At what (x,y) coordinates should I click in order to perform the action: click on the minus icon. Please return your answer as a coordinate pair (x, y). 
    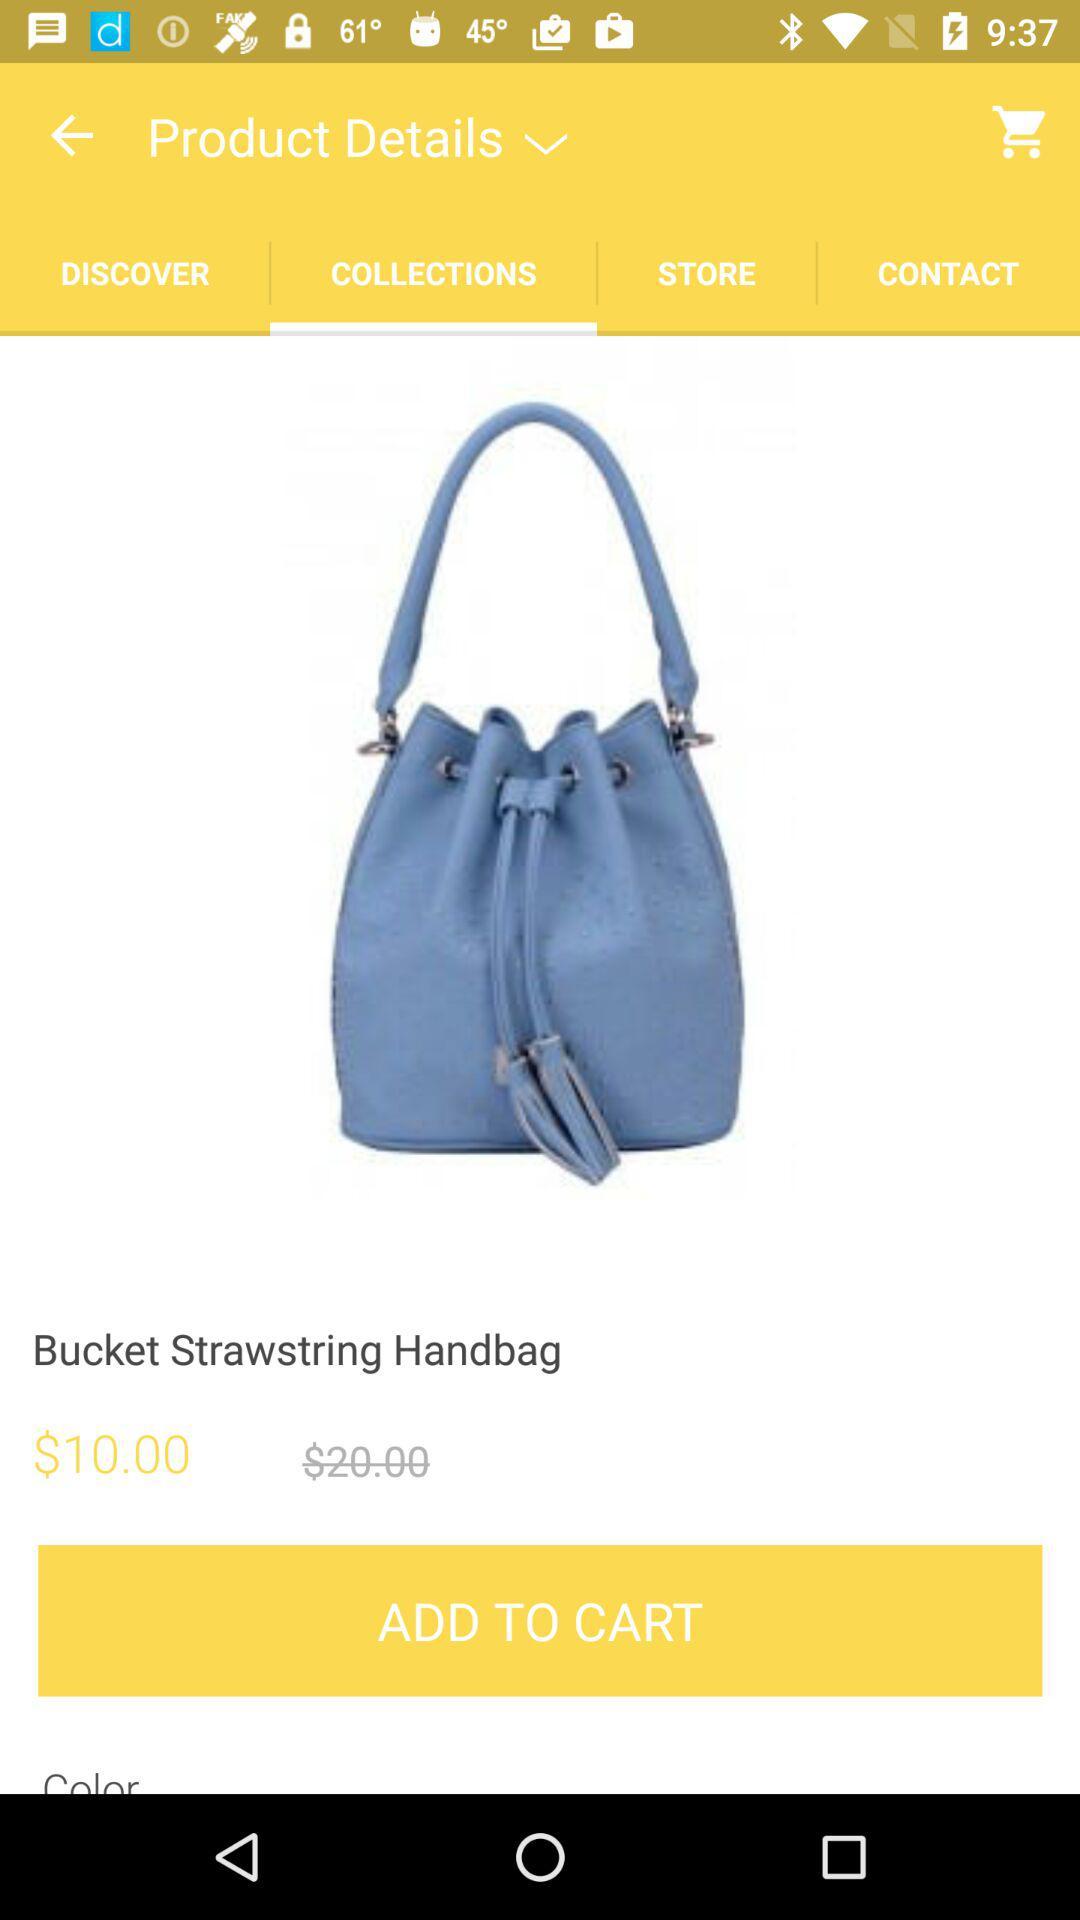
    Looking at the image, I should click on (204, 372).